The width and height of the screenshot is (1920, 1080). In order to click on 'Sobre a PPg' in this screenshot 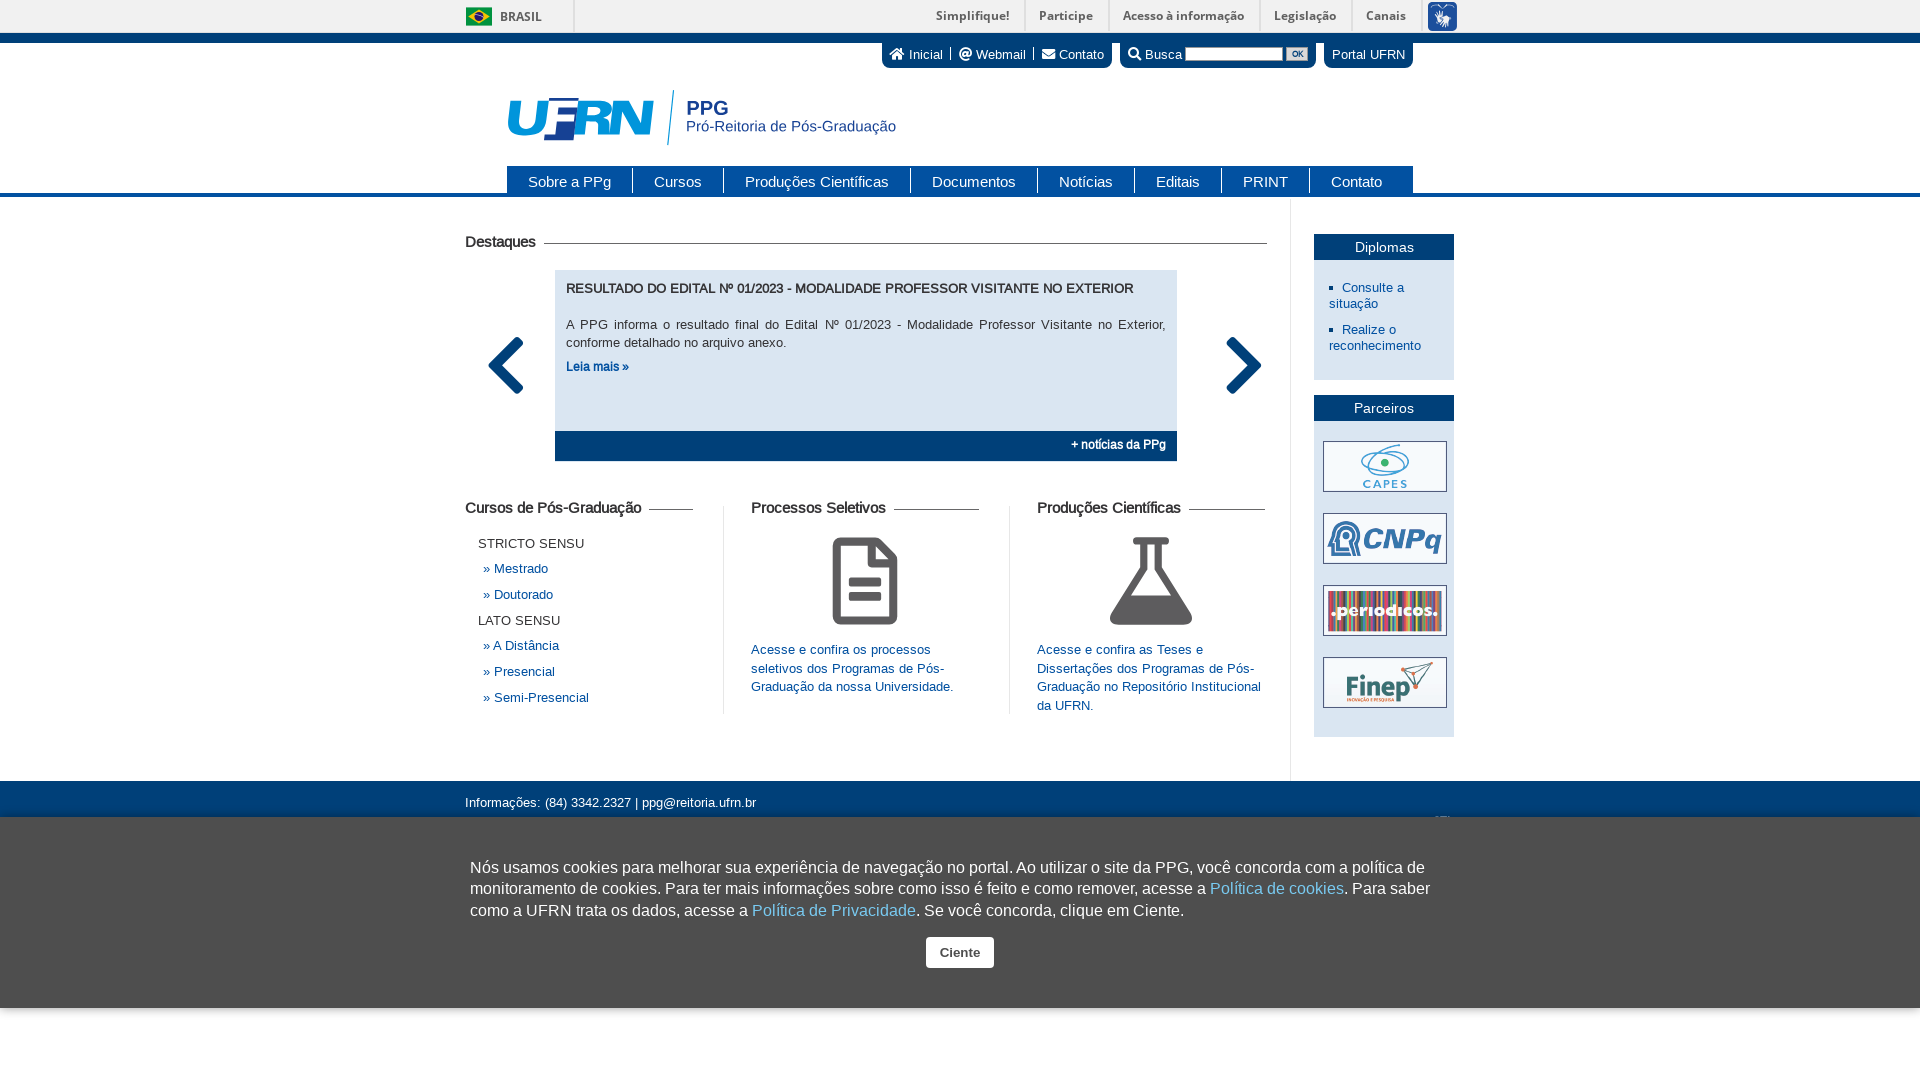, I will do `click(507, 180)`.